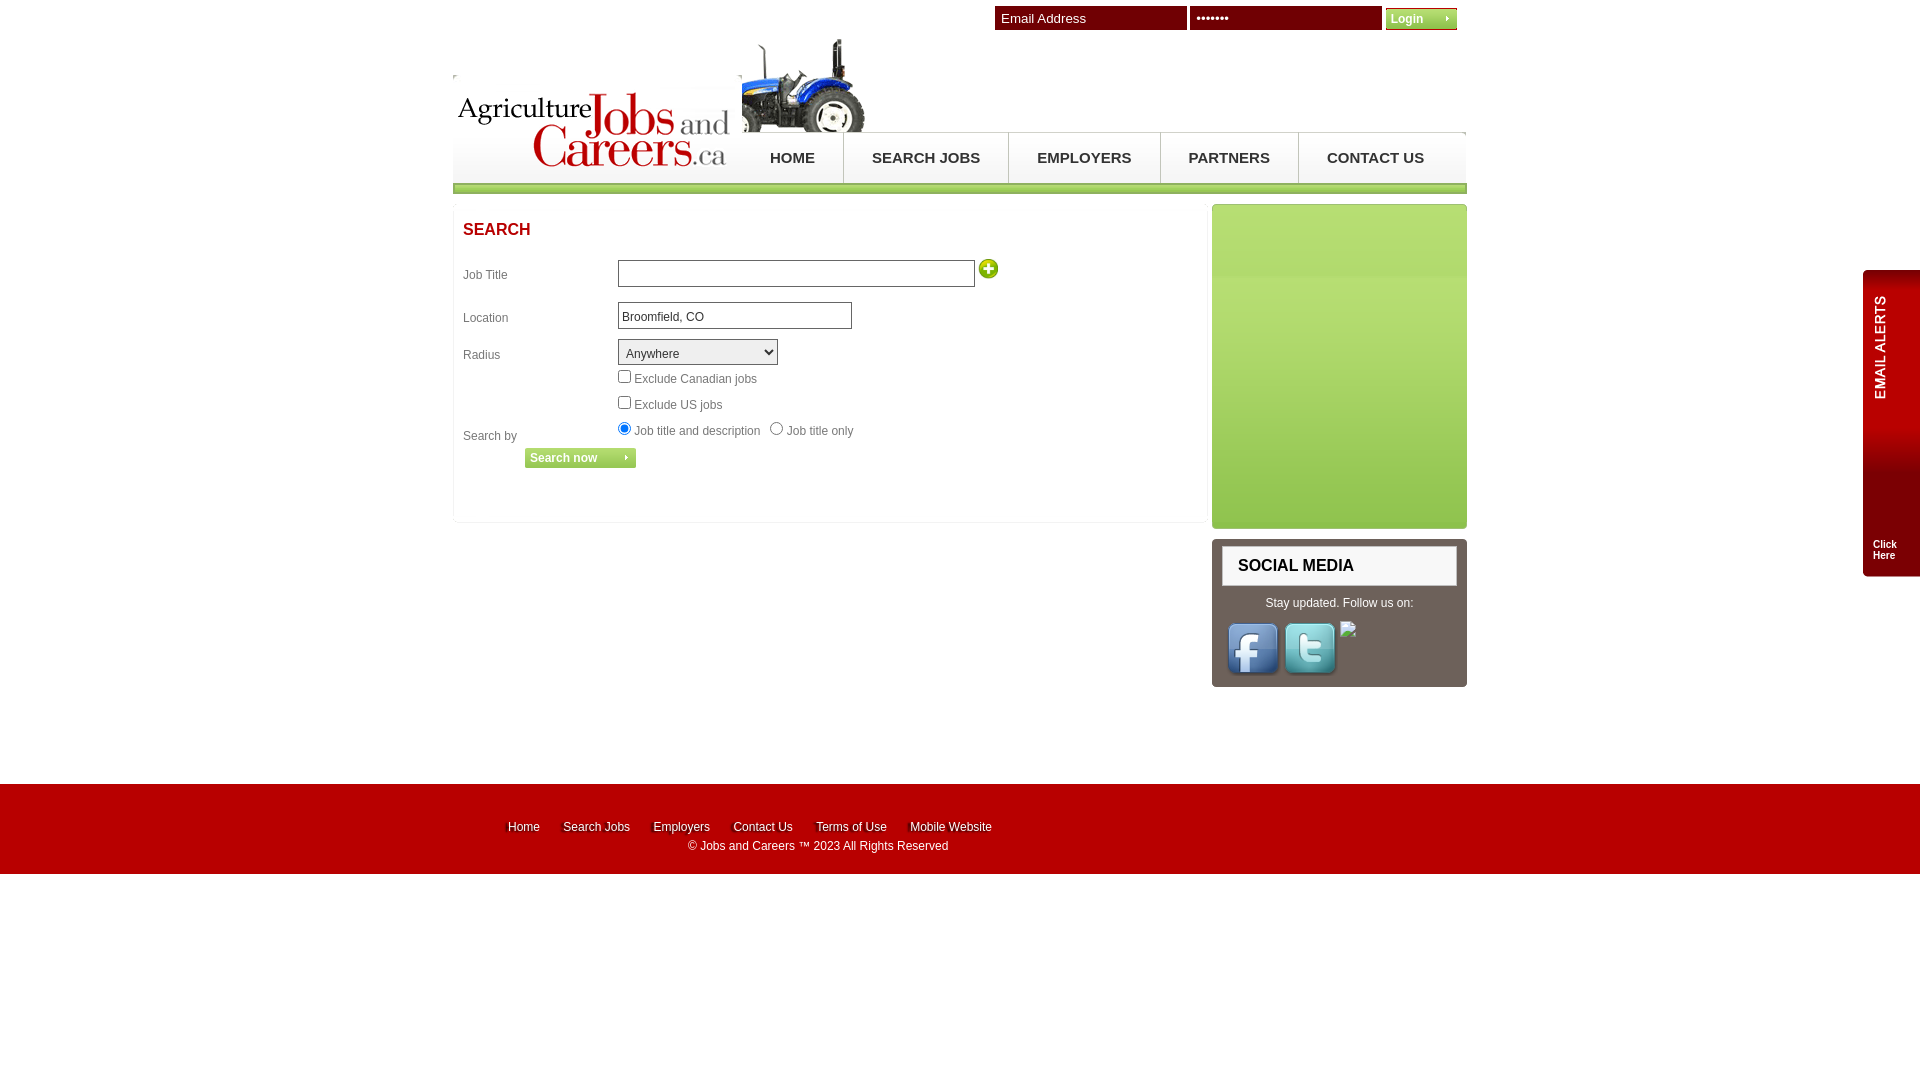  I want to click on 'HOME', so click(791, 156).